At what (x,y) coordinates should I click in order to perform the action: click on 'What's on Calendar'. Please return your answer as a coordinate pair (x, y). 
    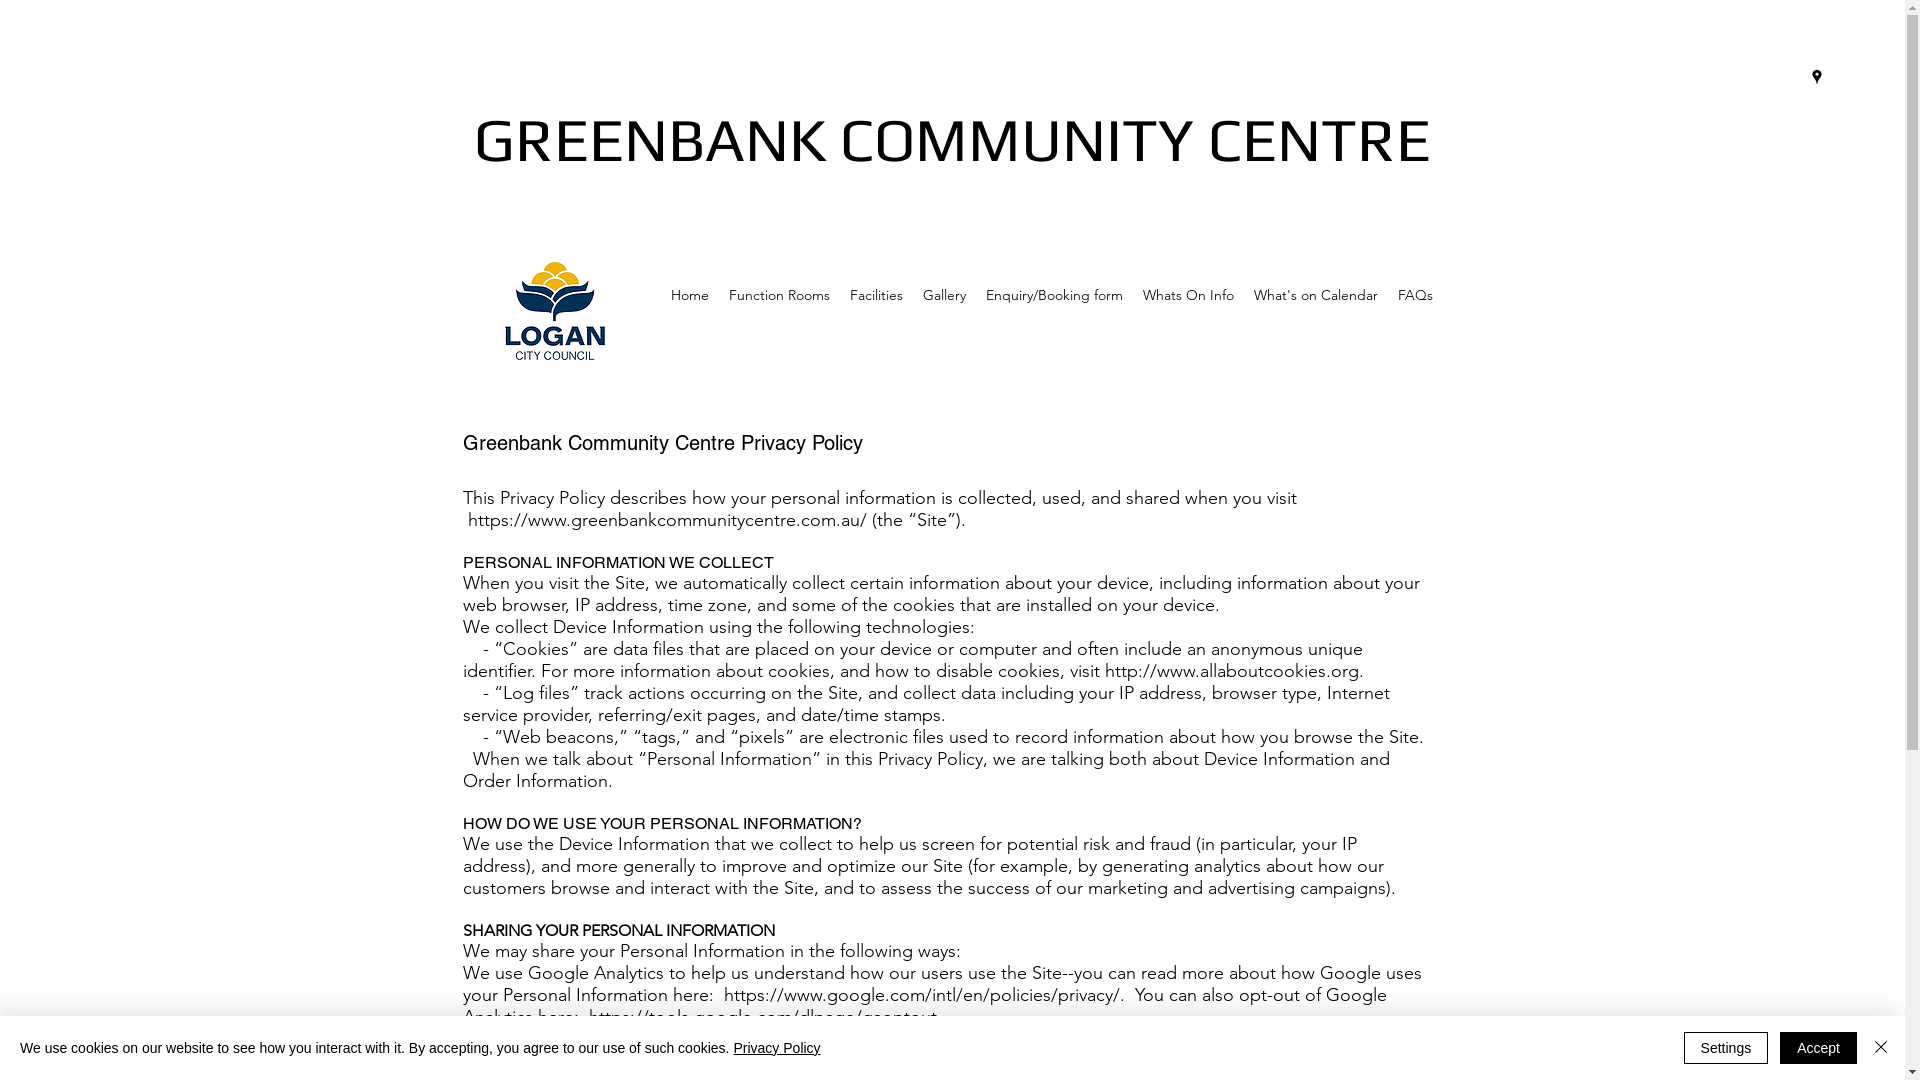
    Looking at the image, I should click on (1315, 294).